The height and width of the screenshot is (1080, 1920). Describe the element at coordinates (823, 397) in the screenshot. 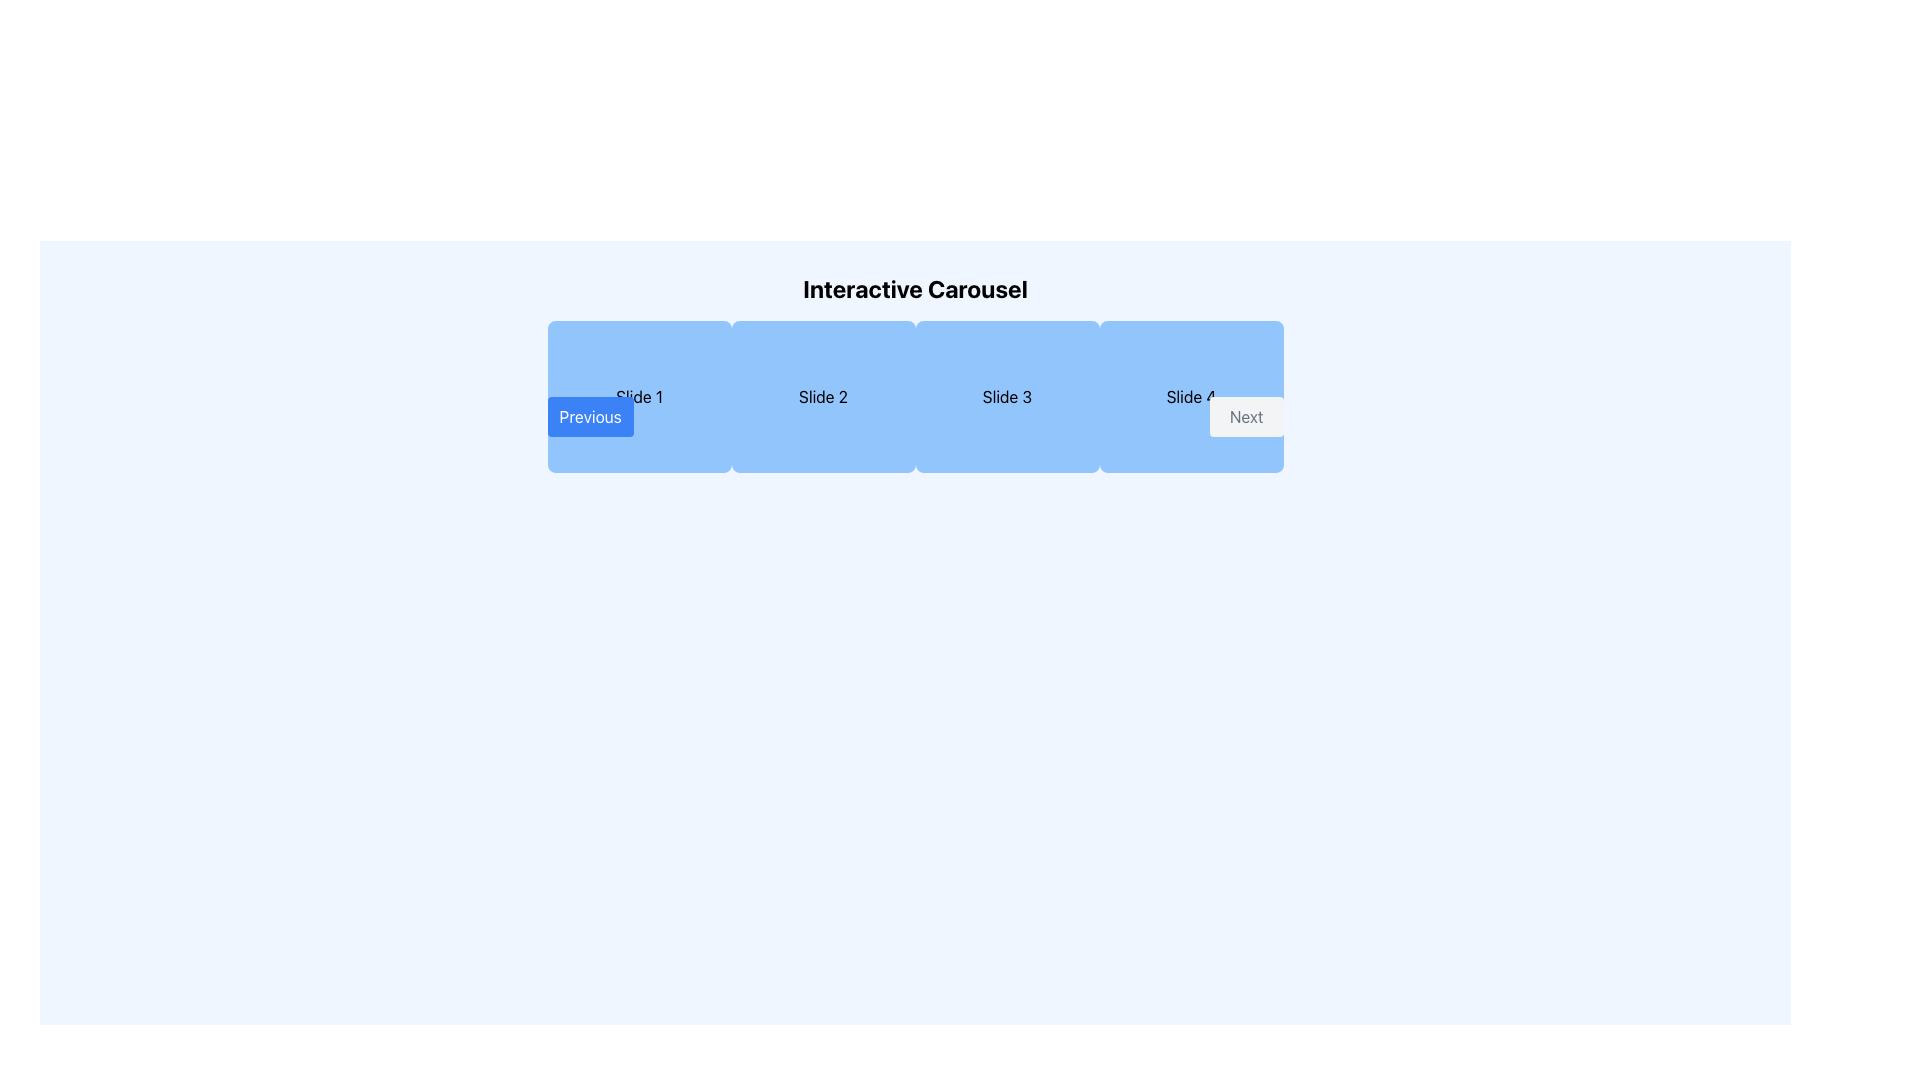

I see `the Static informational block with a blue background and centered text 'Slide 2', which is the second item in a sequence of four horizontally aligned components` at that location.